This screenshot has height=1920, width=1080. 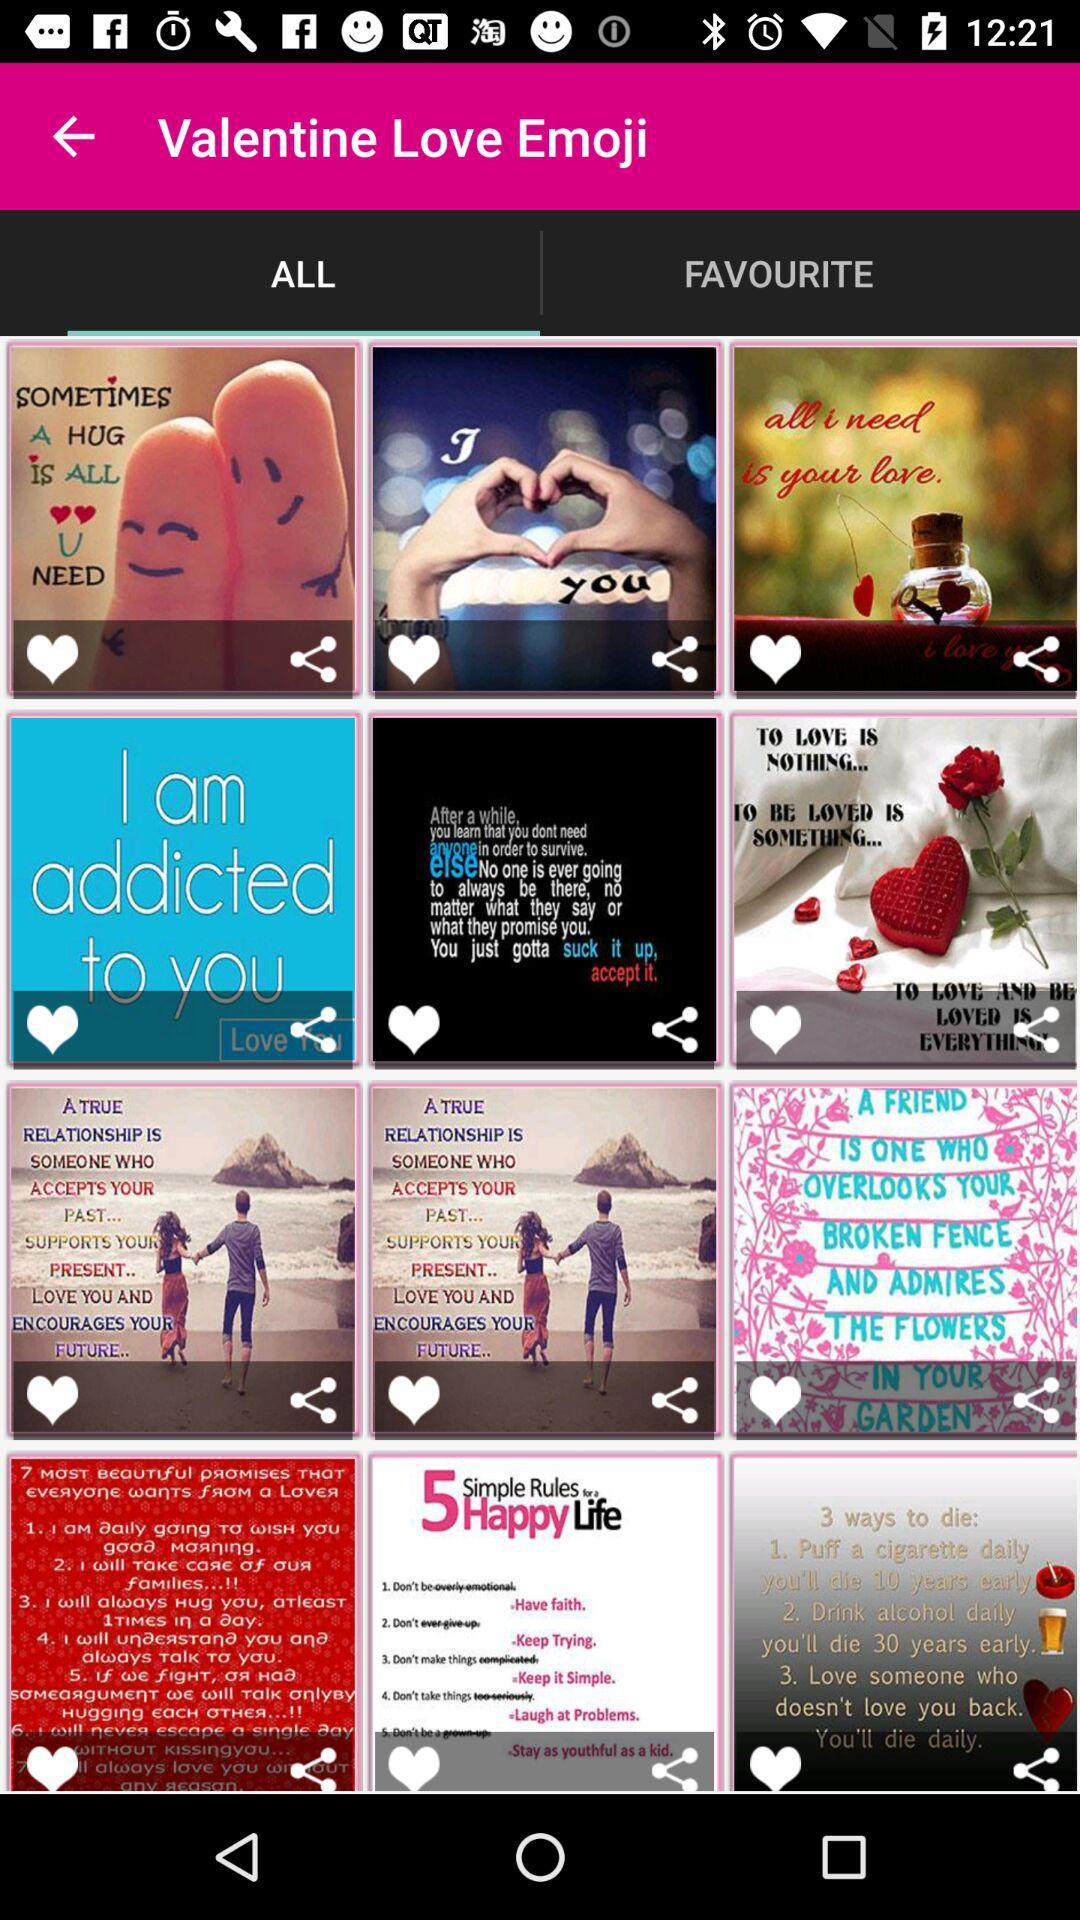 I want to click on show appreciation, so click(x=51, y=1768).